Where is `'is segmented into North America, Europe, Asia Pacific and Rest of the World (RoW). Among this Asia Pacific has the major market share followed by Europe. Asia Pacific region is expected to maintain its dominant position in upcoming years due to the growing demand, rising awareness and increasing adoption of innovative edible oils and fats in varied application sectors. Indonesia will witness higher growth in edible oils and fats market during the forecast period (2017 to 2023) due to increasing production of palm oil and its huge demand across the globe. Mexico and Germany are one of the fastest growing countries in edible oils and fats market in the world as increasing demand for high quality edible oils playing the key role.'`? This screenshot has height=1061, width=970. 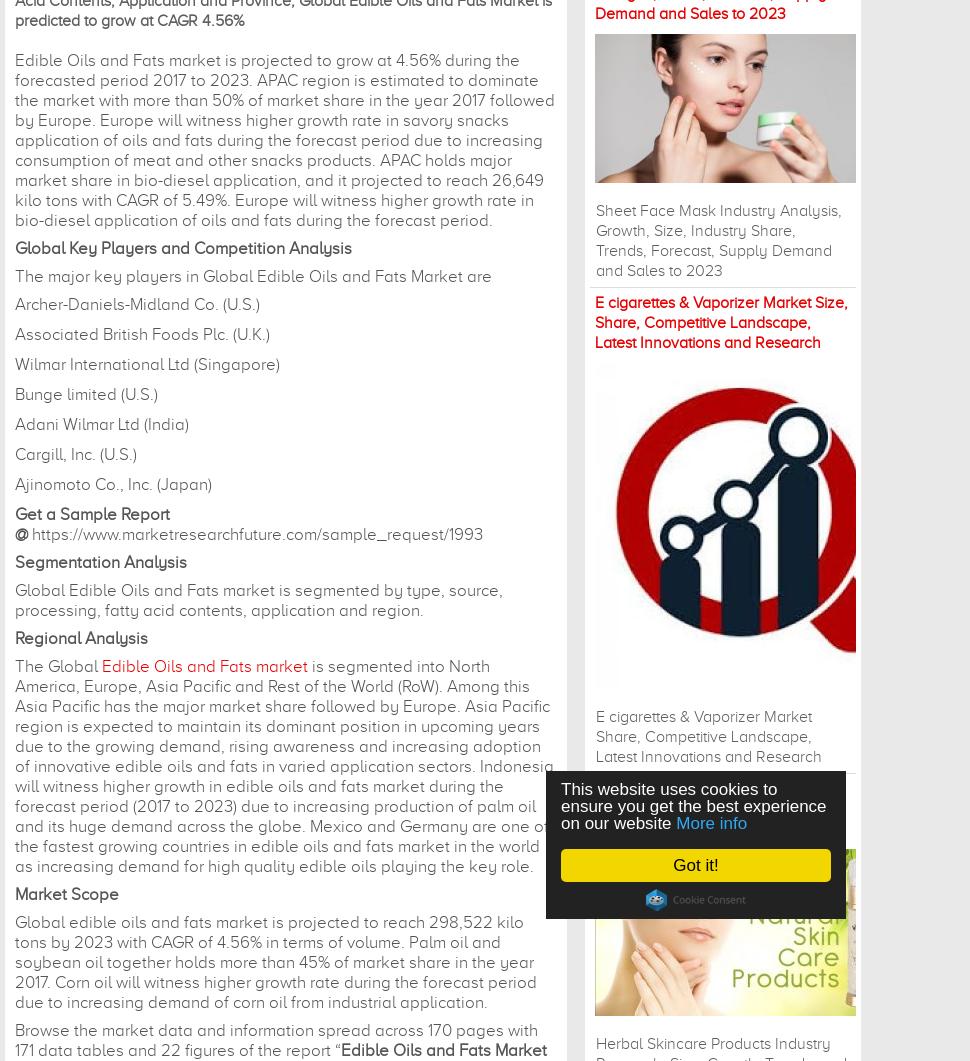
'is segmented into North America, Europe, Asia Pacific and Rest of the World (RoW). Among this Asia Pacific has the major market share followed by Europe. Asia Pacific region is expected to maintain its dominant position in upcoming years due to the growing demand, rising awareness and increasing adoption of innovative edible oils and fats in varied application sectors. Indonesia will witness higher growth in edible oils and fats market during the forecast period (2017 to 2023) due to increasing production of palm oil and its huge demand across the globe. Mexico and Germany are one of the fastest growing countries in edible oils and fats market in the world as increasing demand for high quality edible oils playing the key role.' is located at coordinates (283, 765).